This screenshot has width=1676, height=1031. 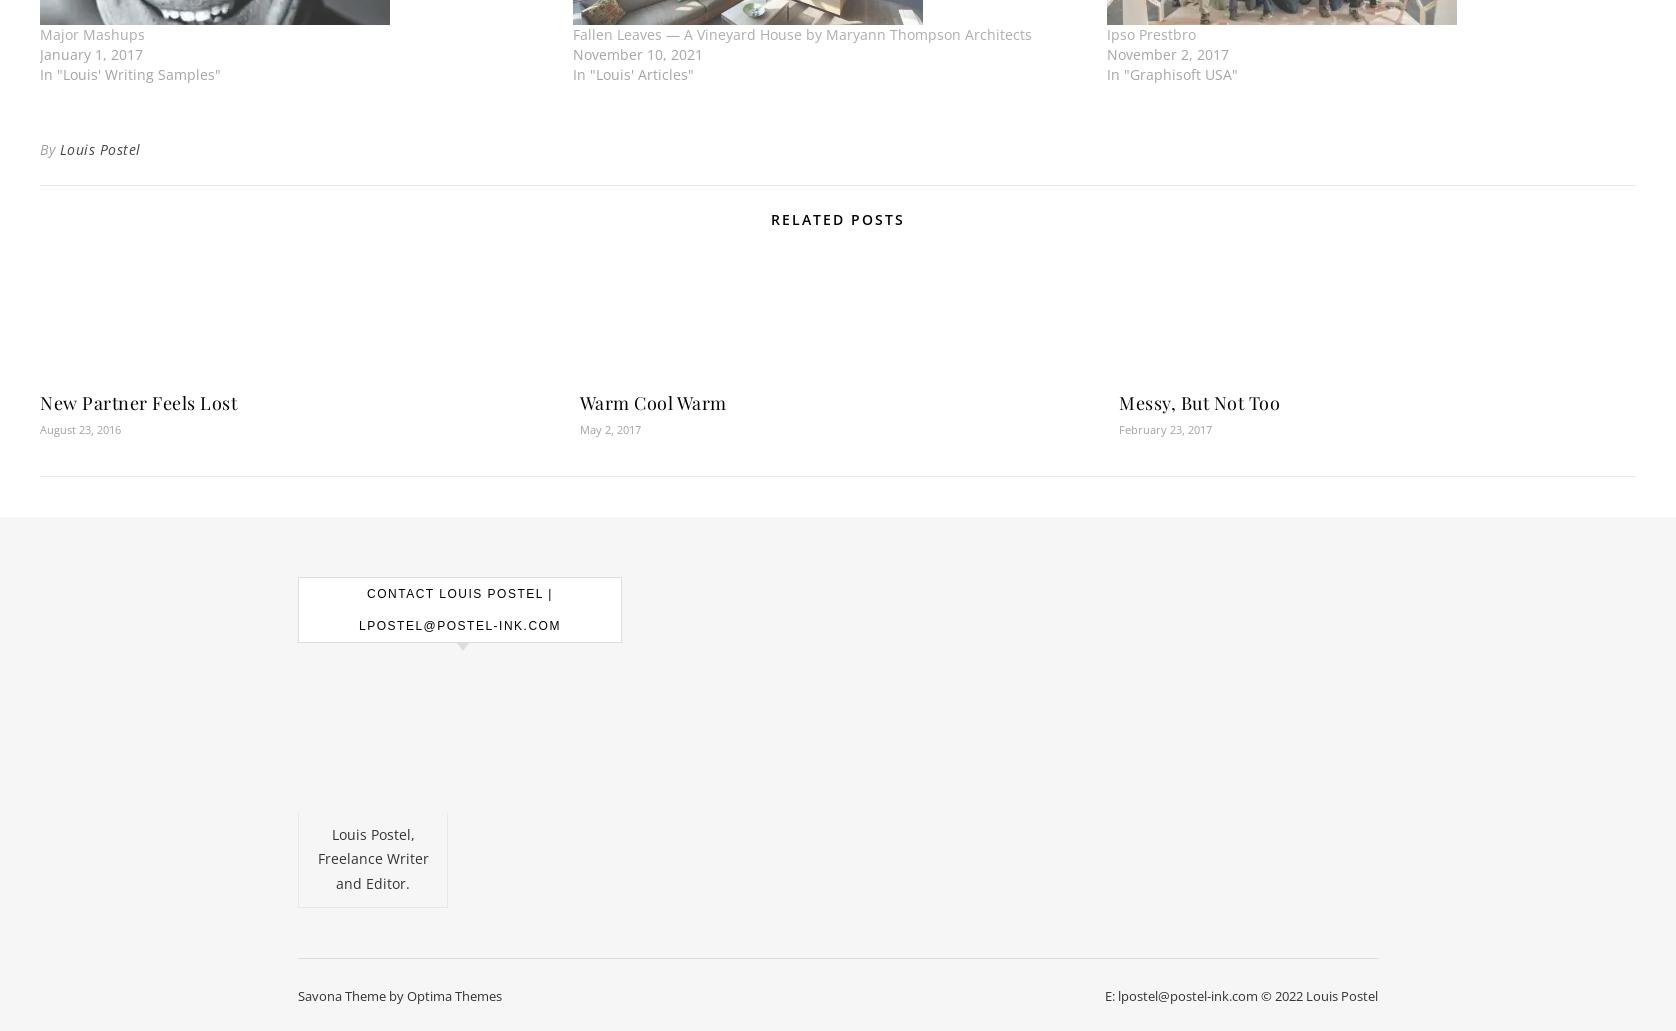 What do you see at coordinates (351, 994) in the screenshot?
I see `'Savona Theme by'` at bounding box center [351, 994].